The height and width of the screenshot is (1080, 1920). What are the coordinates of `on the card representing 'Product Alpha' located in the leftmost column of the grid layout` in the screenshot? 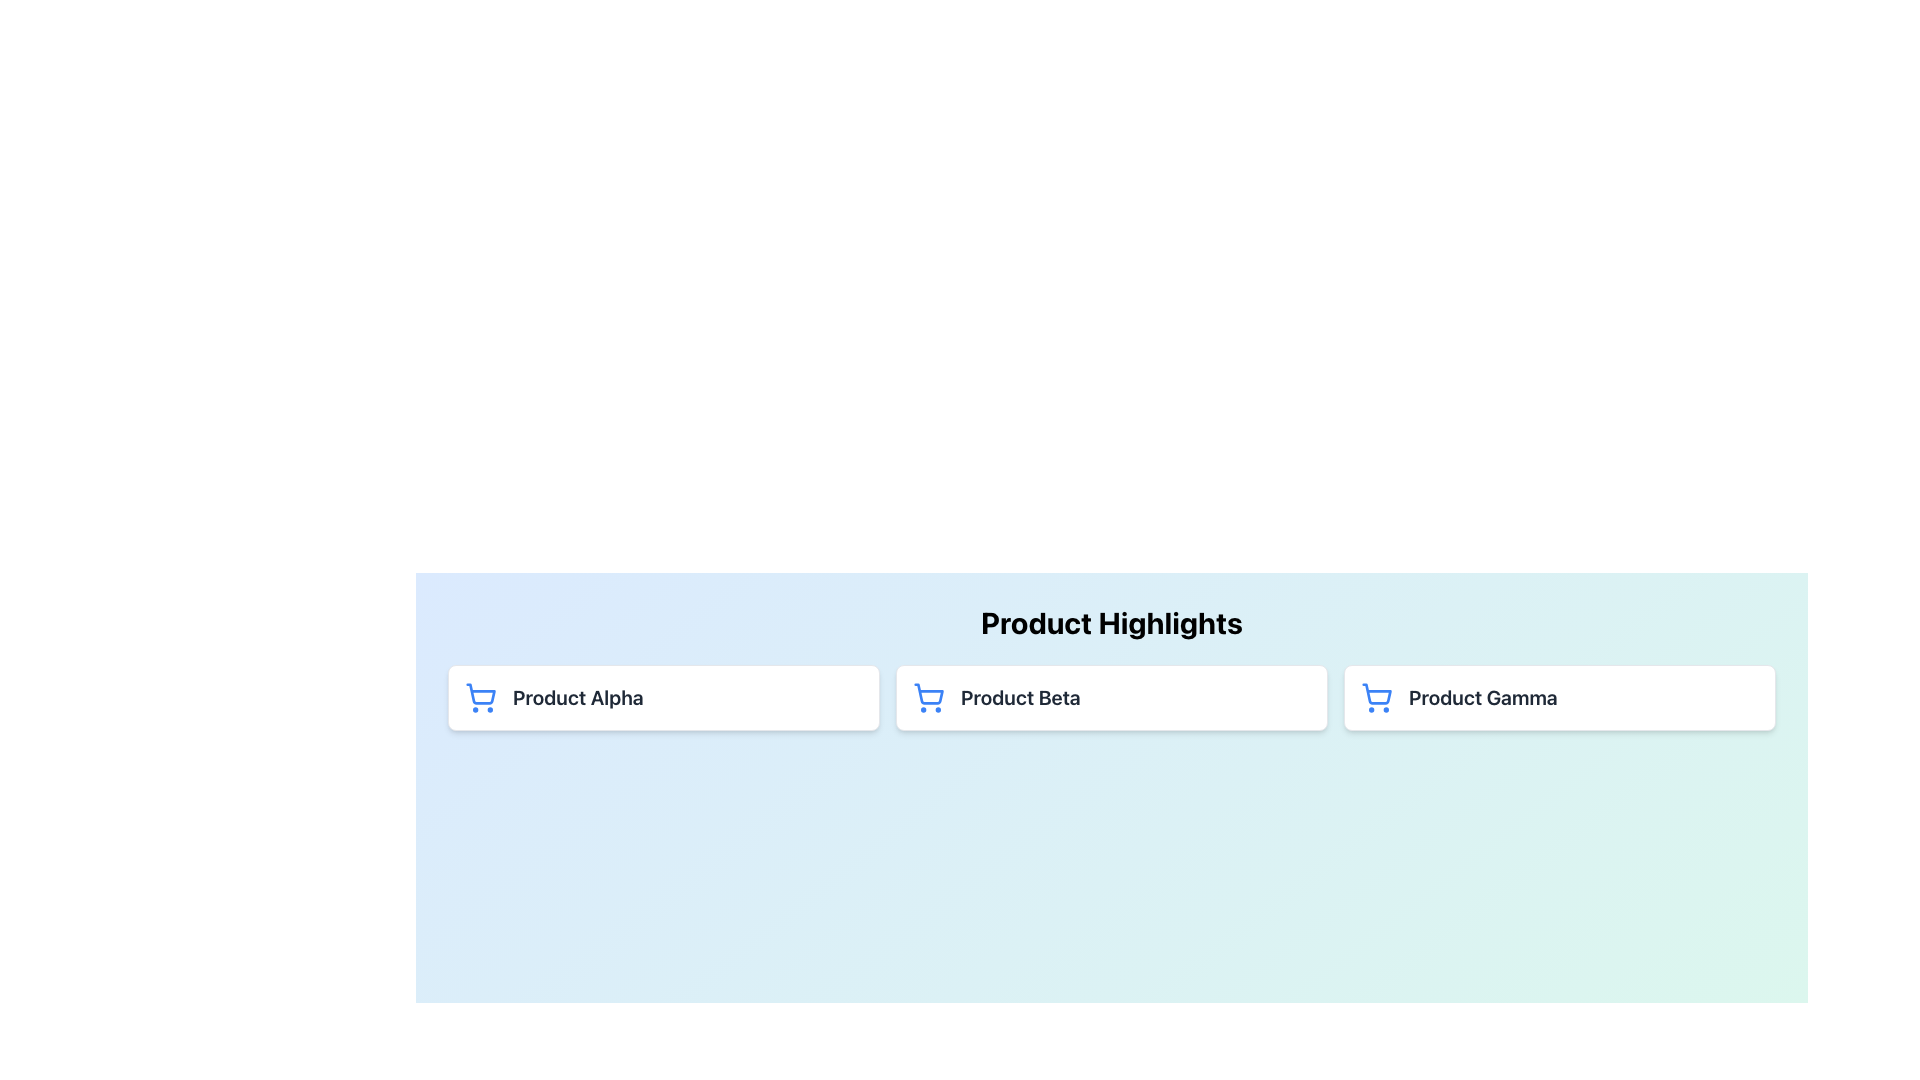 It's located at (663, 697).